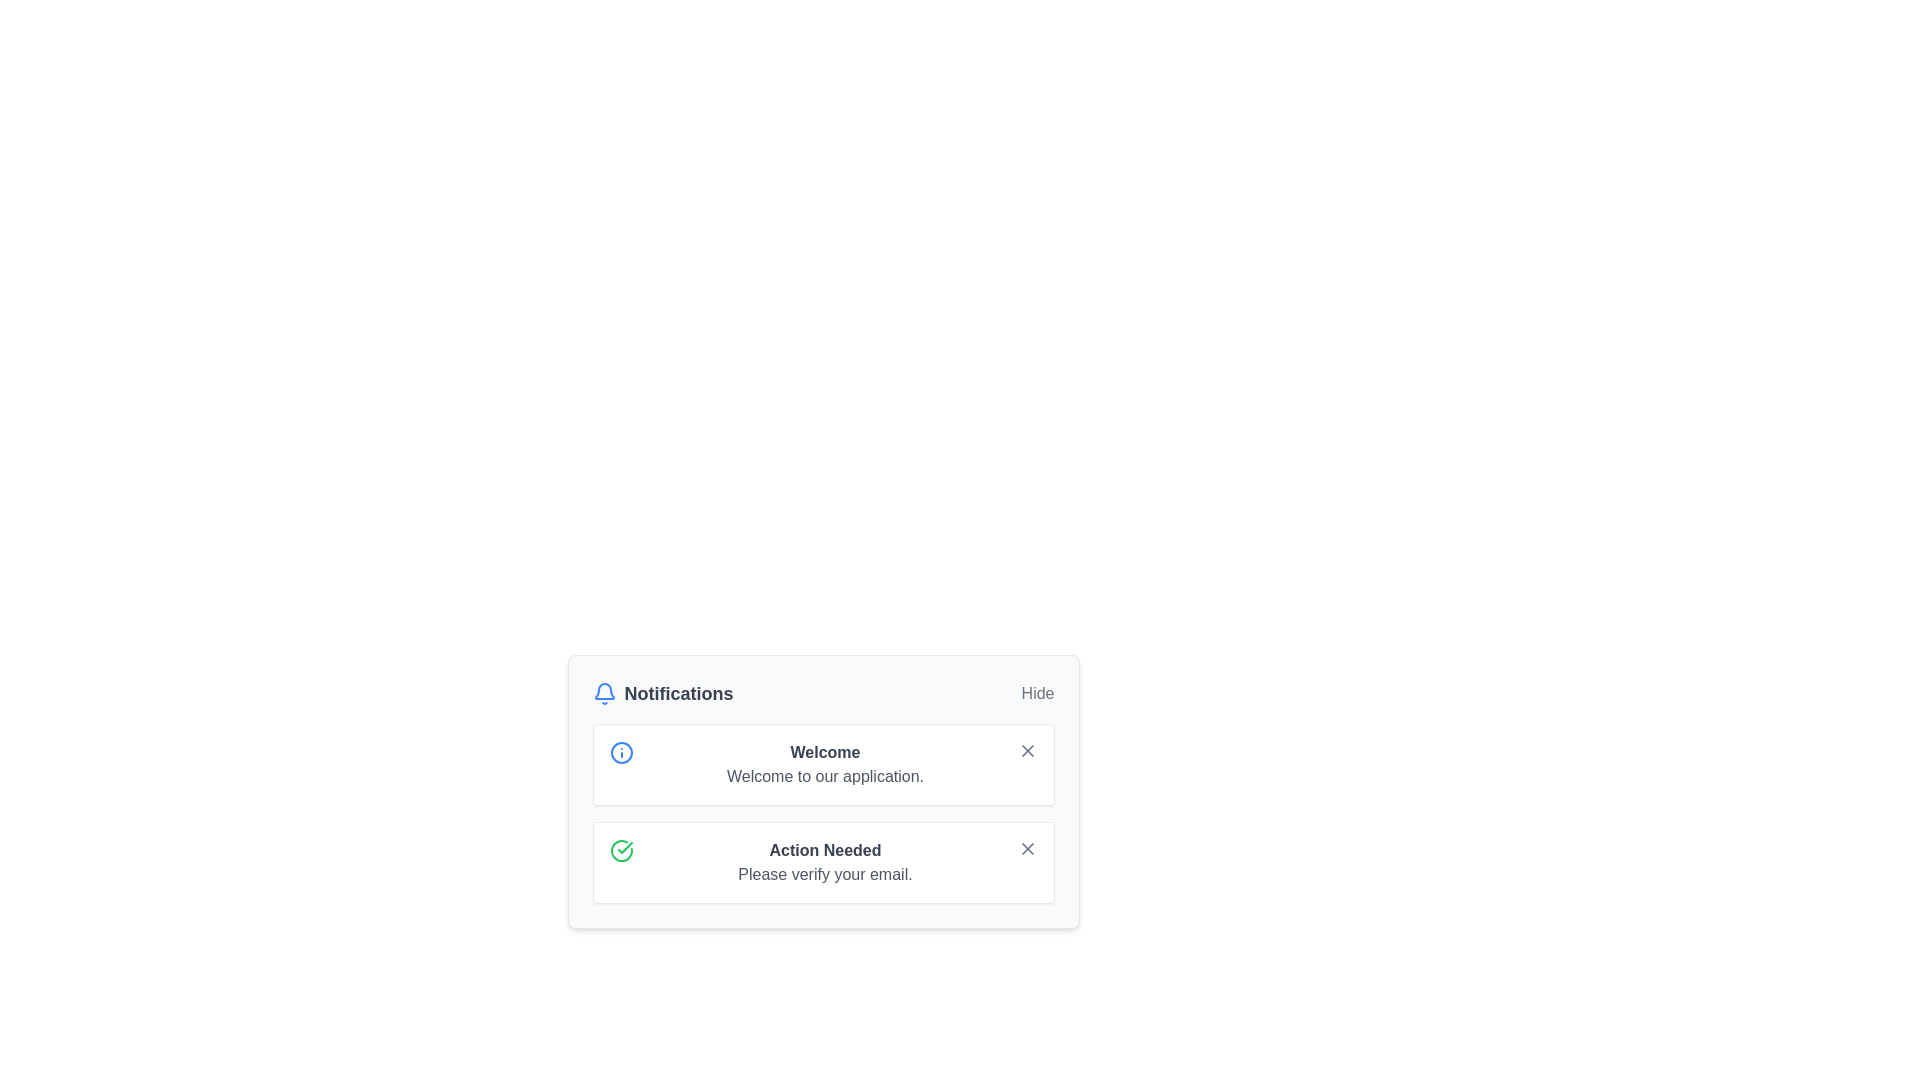  Describe the element at coordinates (825, 775) in the screenshot. I see `the text element that reads 'Welcome to our application.' styled in gray color, positioned beneath the heading 'Welcome' in a notification card` at that location.